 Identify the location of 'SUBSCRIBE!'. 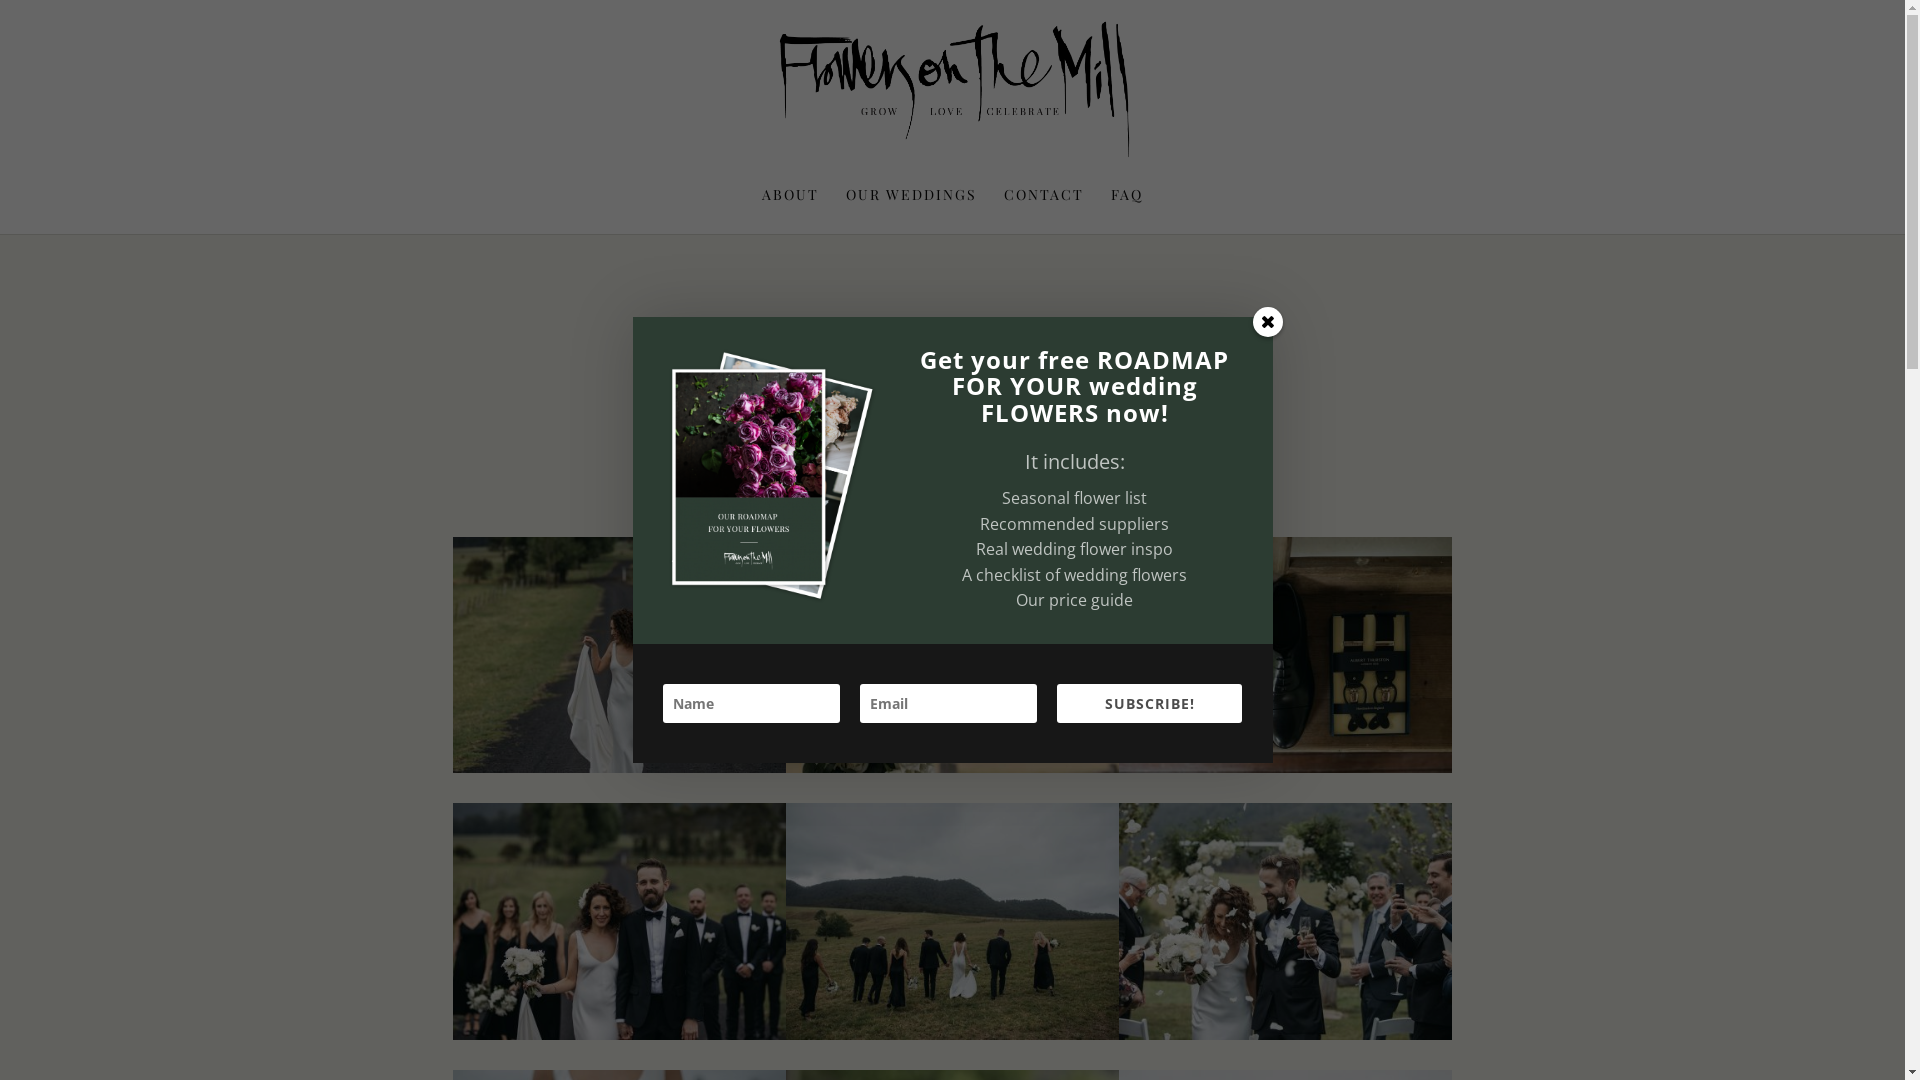
(1150, 702).